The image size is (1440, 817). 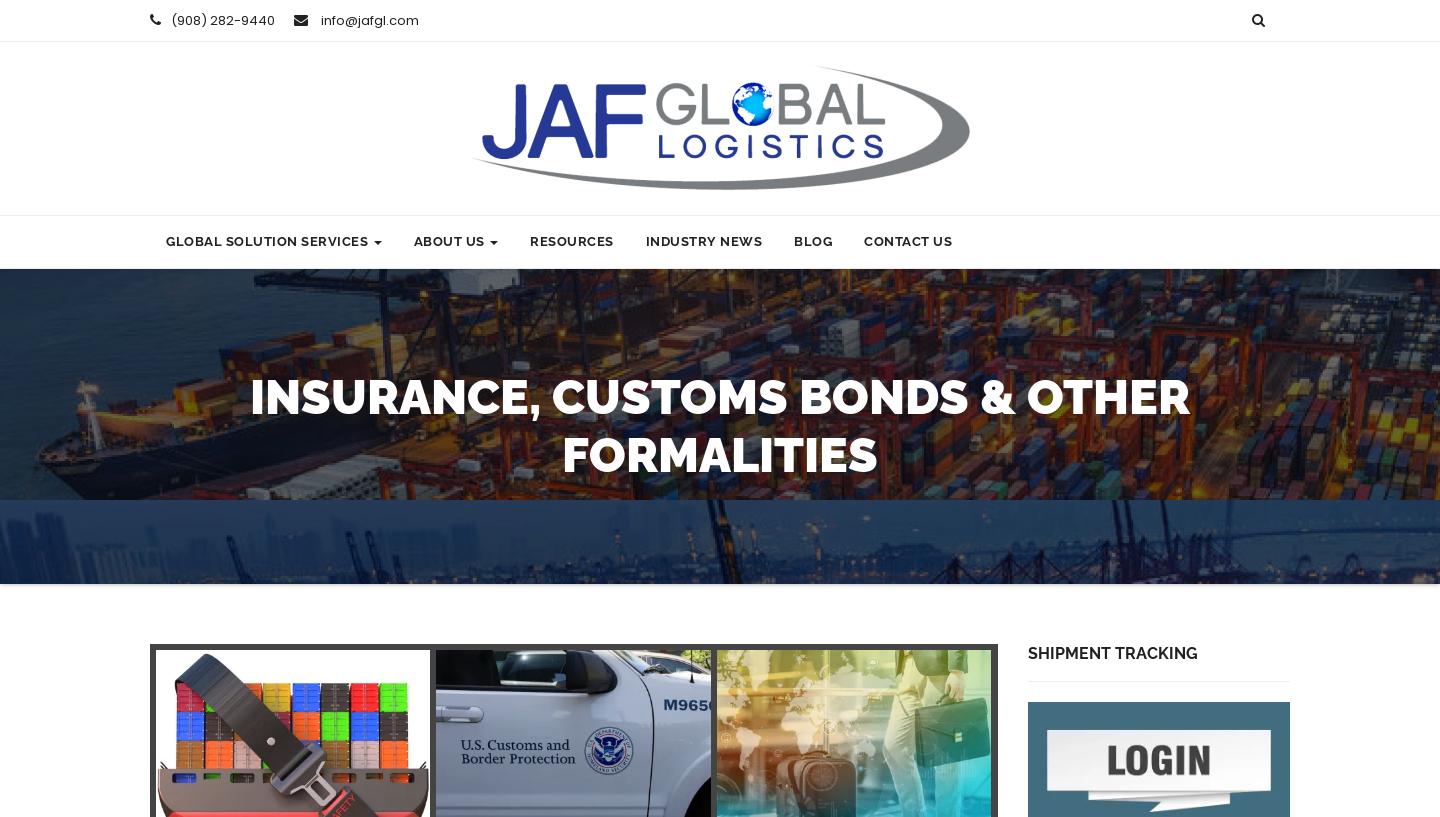 I want to click on 'About Us', so click(x=450, y=240).